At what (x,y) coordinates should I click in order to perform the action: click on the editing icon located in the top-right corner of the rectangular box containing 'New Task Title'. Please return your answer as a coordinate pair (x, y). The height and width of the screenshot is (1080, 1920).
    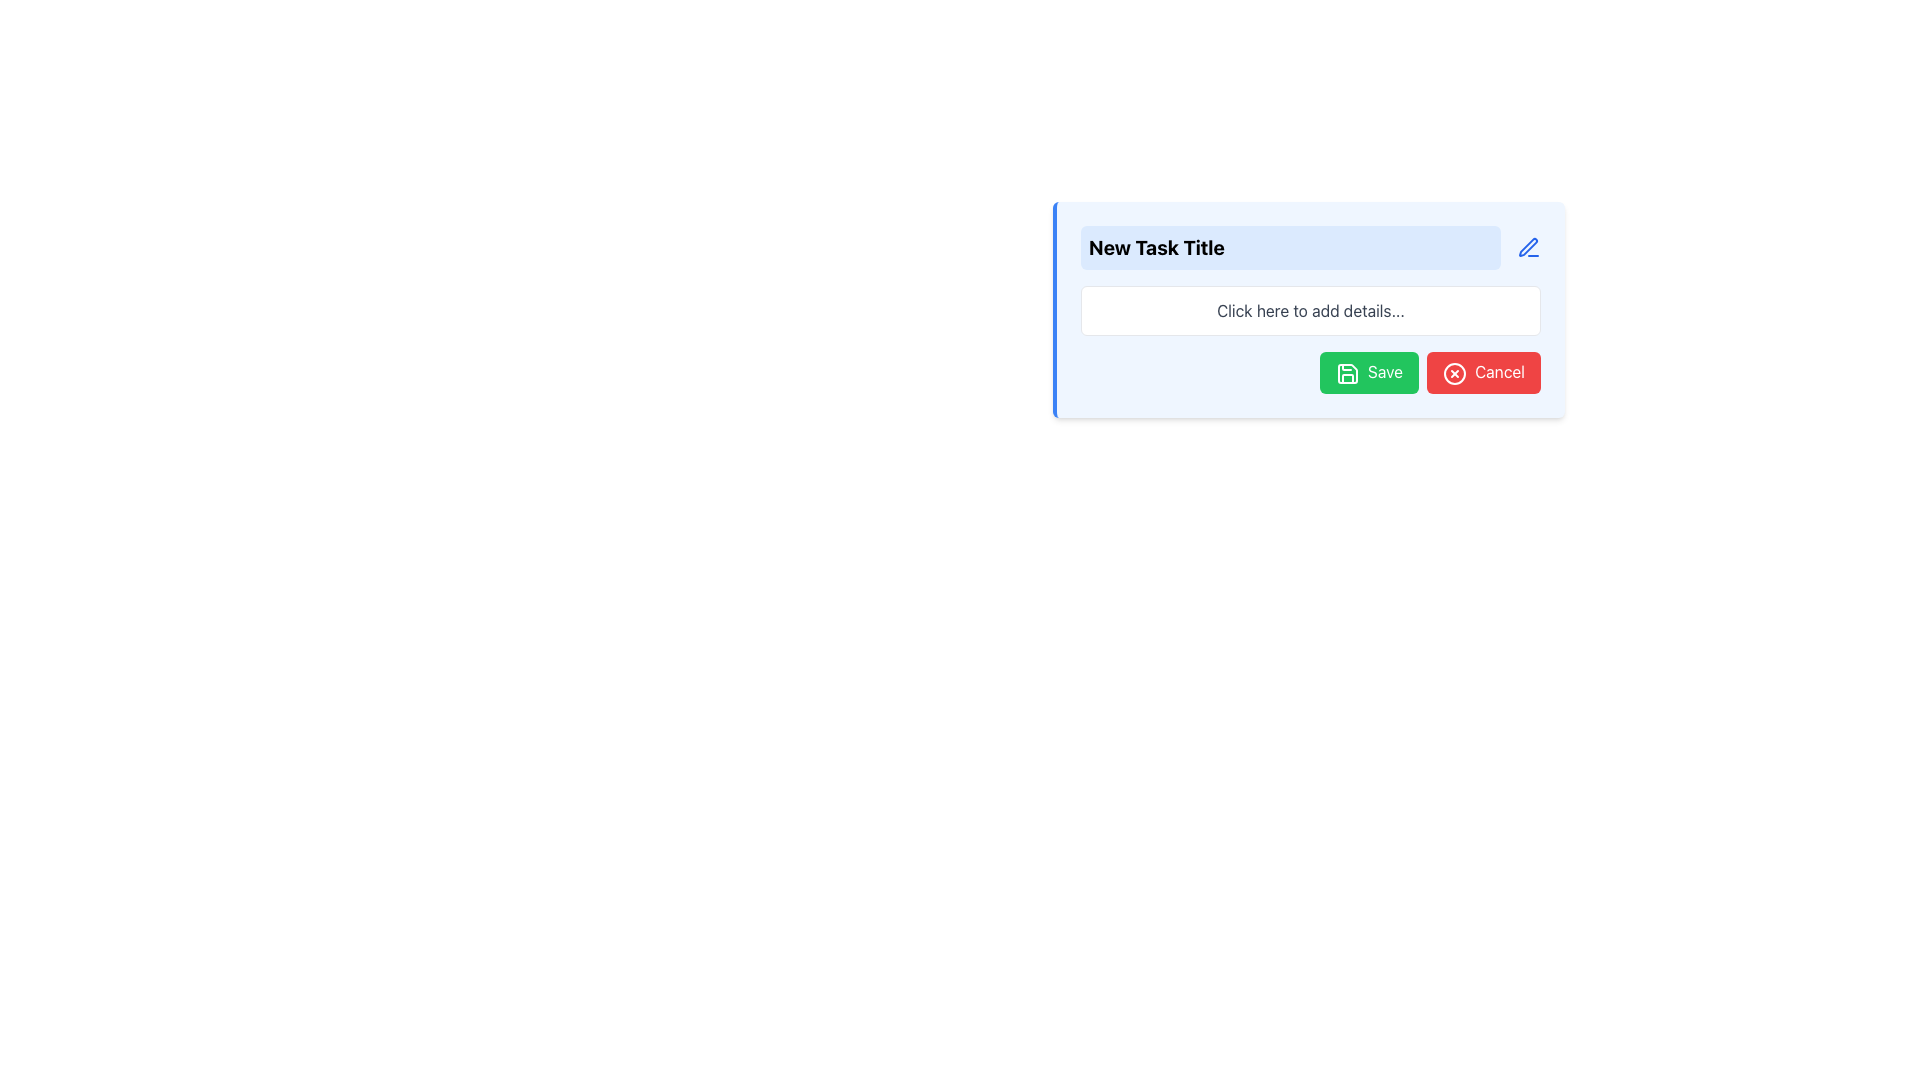
    Looking at the image, I should click on (1527, 246).